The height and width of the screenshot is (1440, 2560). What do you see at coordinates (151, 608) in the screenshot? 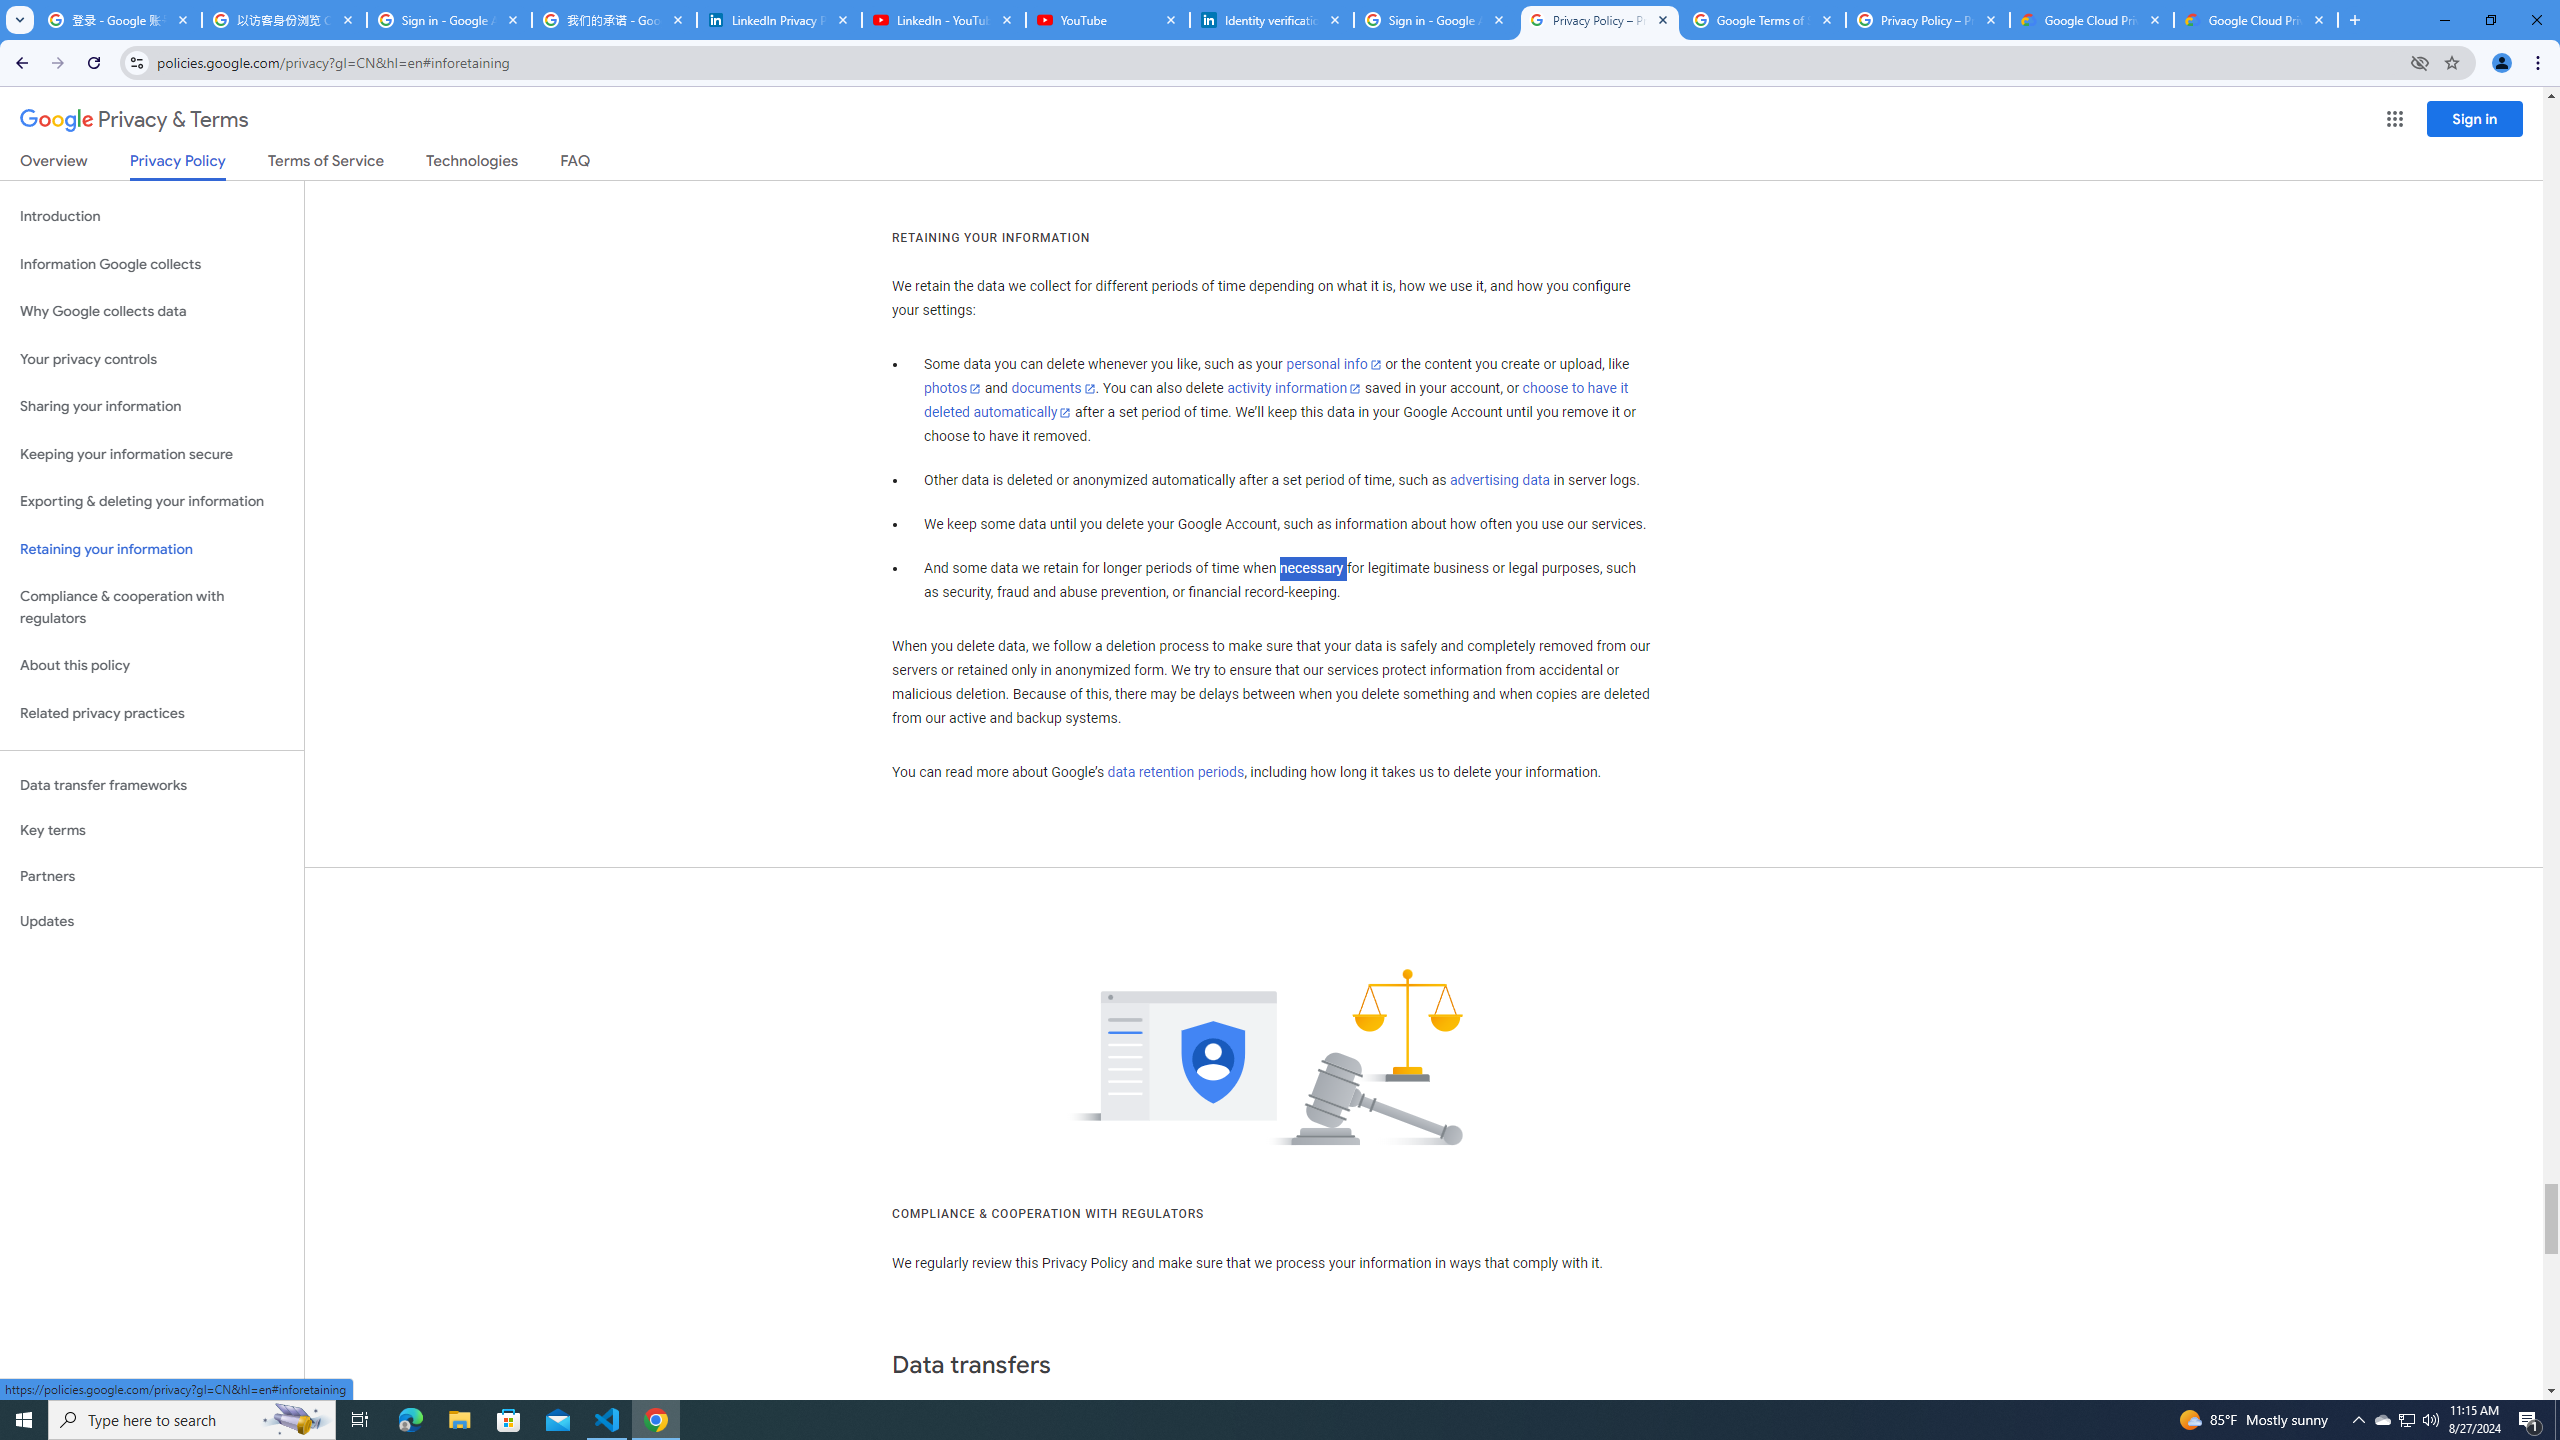
I see `'Compliance & cooperation with regulators'` at bounding box center [151, 608].